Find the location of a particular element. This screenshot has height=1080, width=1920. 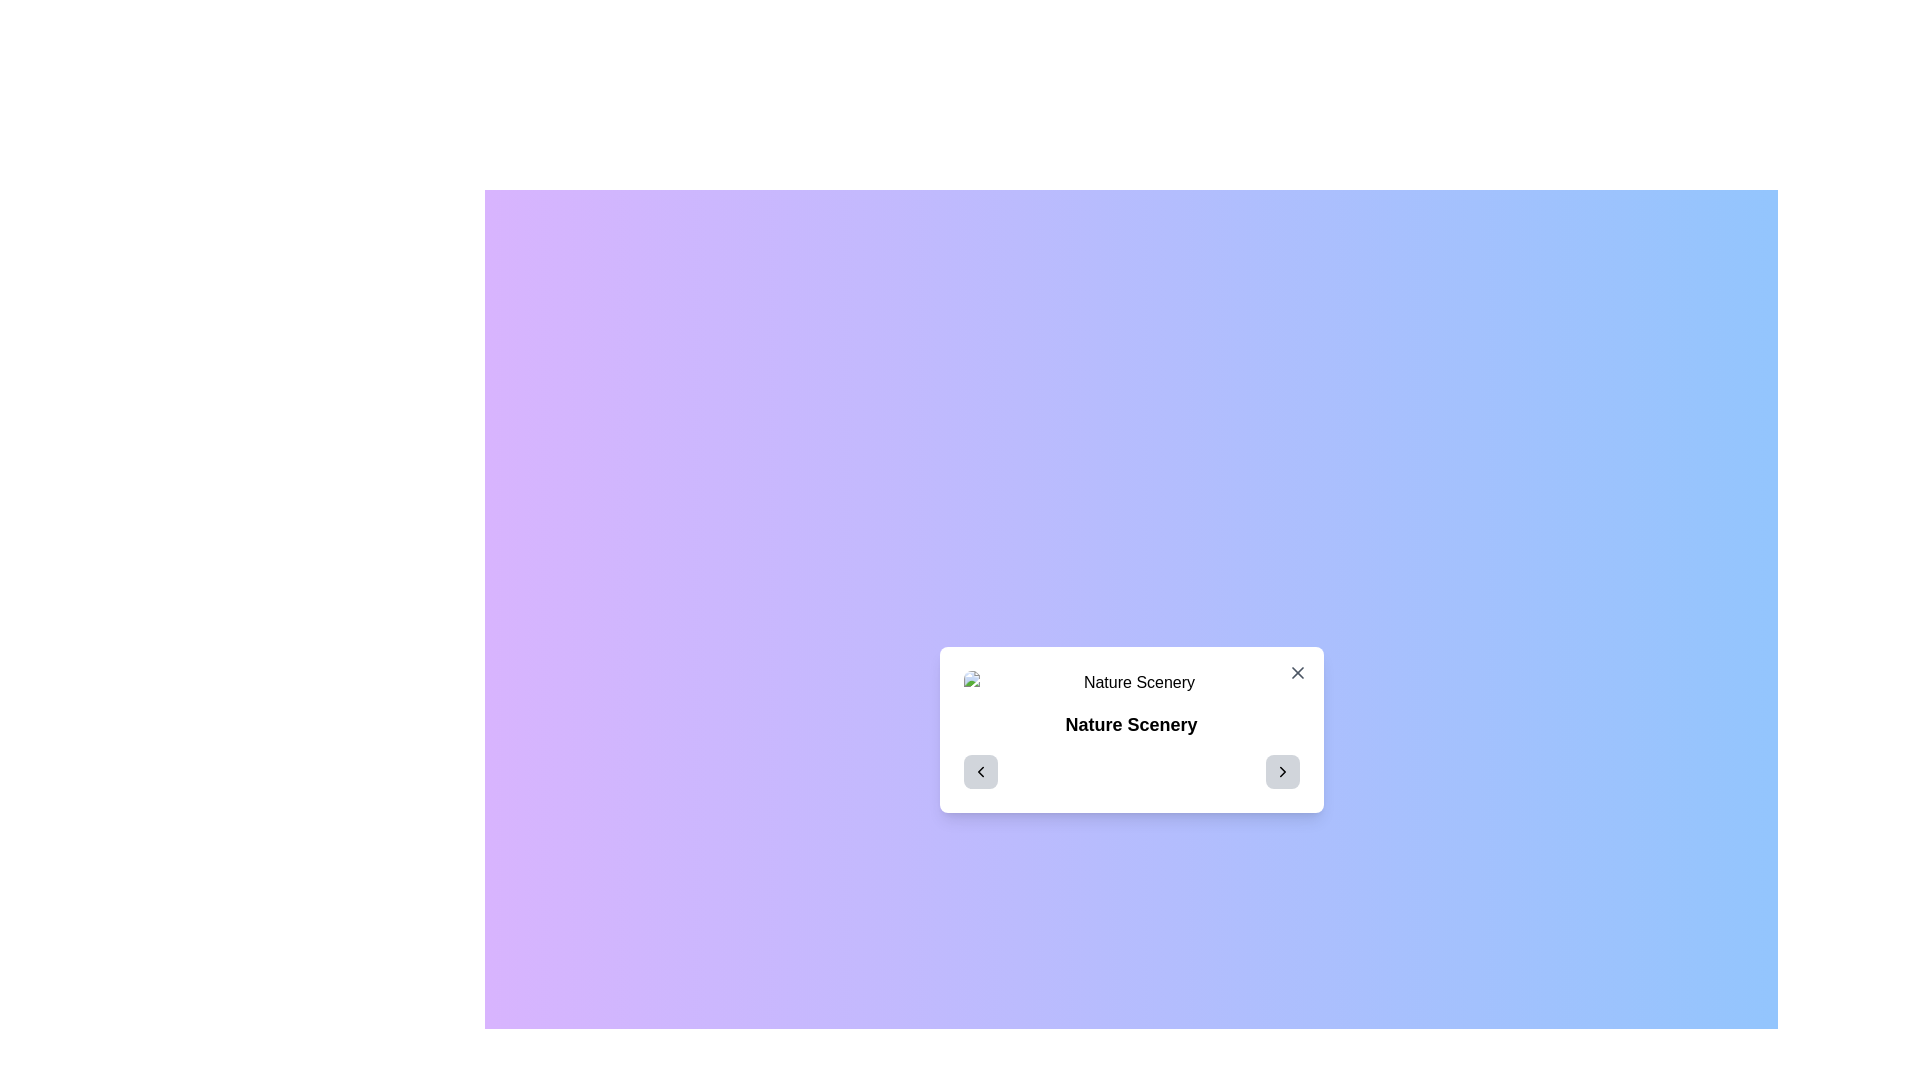

the close button located at the top-right corner of the card containing the text title 'Nature Scenery' is located at coordinates (1297, 672).